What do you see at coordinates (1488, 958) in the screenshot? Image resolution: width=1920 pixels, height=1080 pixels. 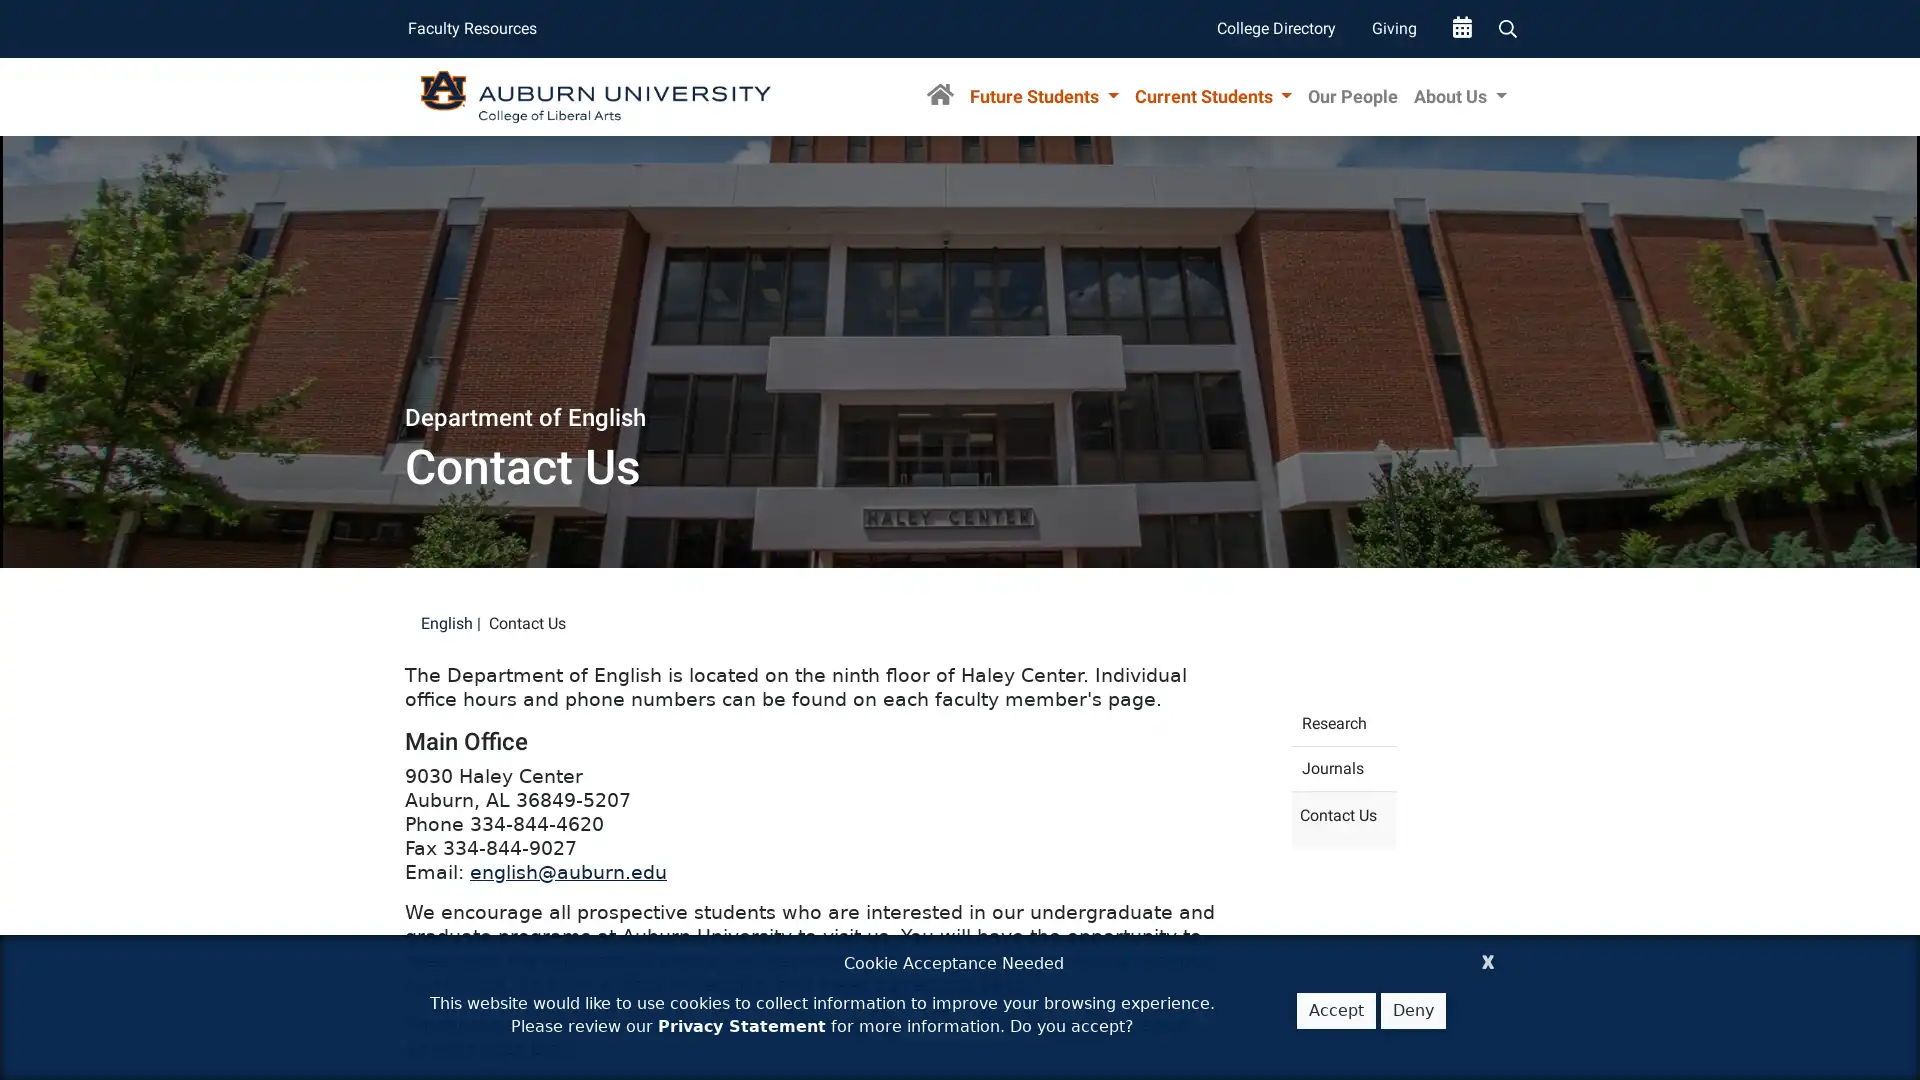 I see `Close Cookie Acceptance` at bounding box center [1488, 958].